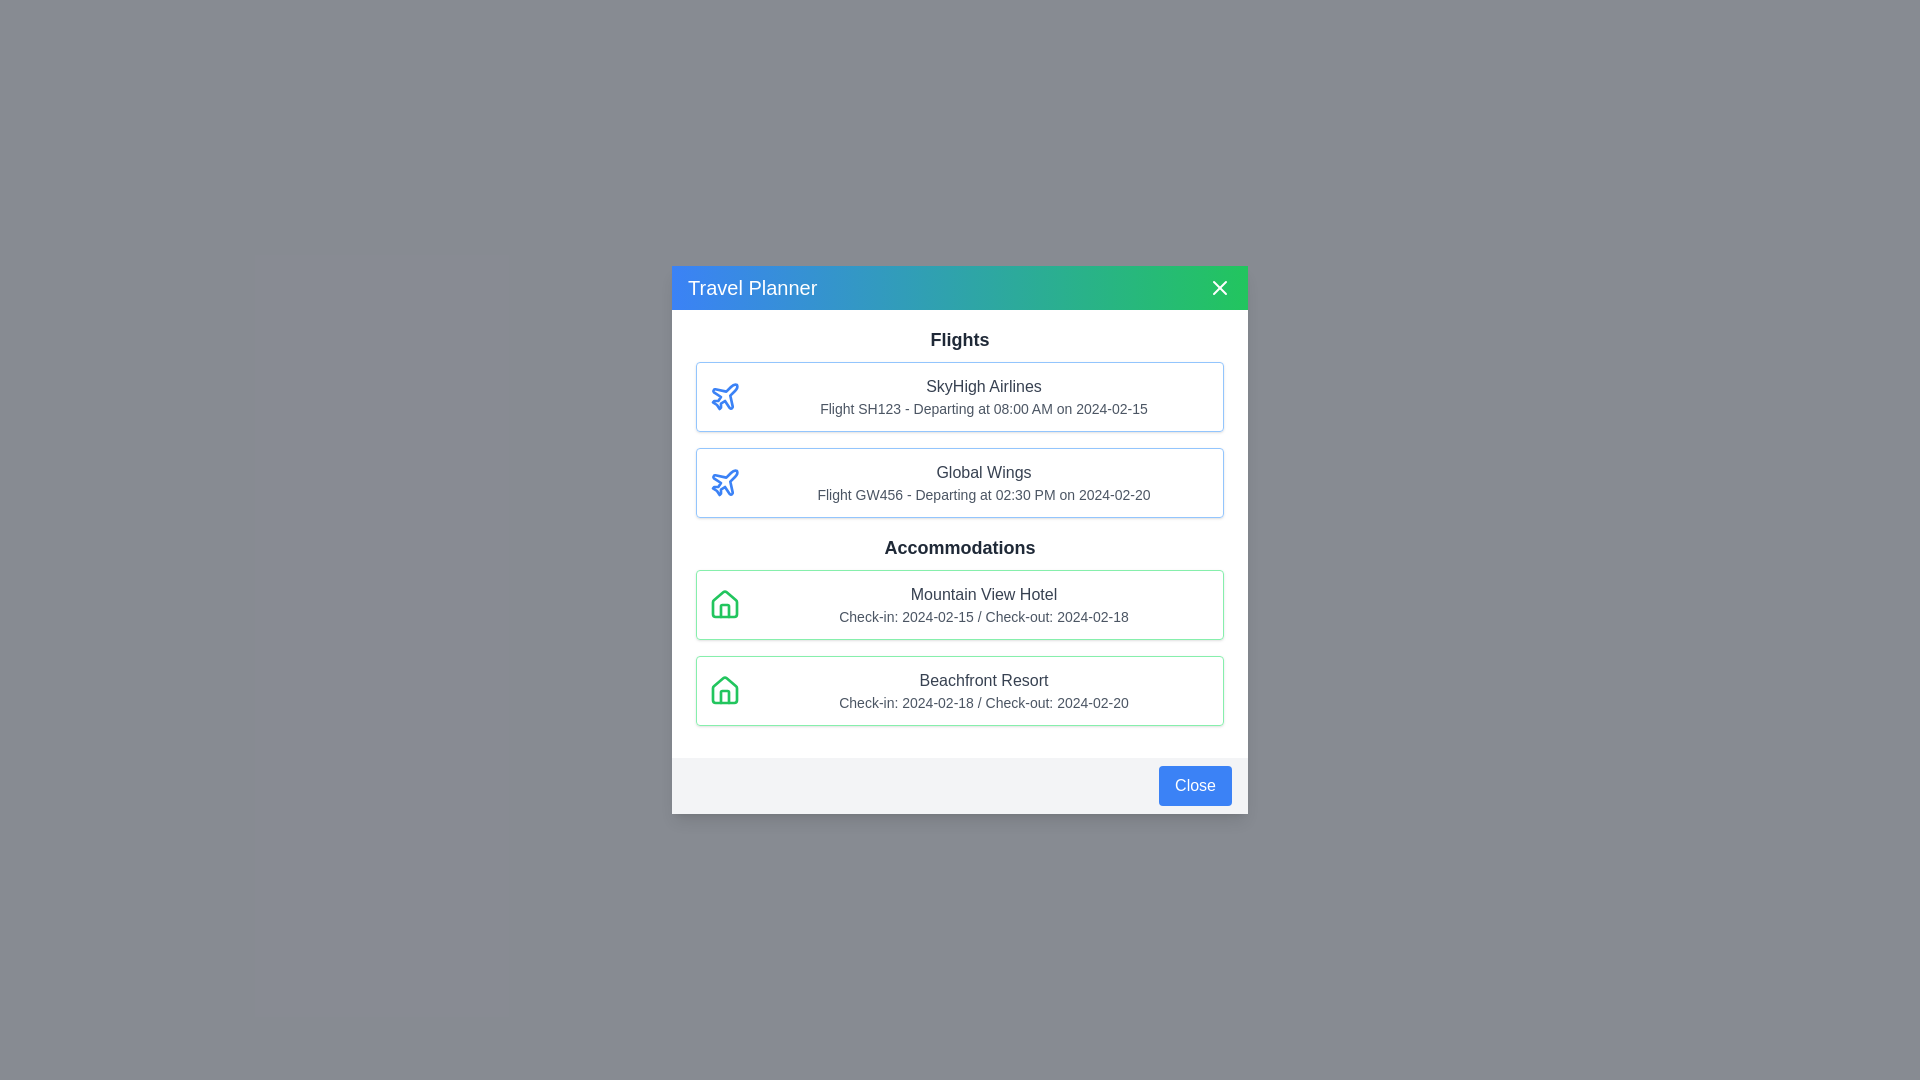 This screenshot has width=1920, height=1080. What do you see at coordinates (723, 397) in the screenshot?
I see `the blue plane icon, which is located at the top-left corner of the first card under the 'Flights' section, before the text 'SkyHigh Airlines Flight SH123 - Departing at 08:00 AM on 2024-02-15'` at bounding box center [723, 397].